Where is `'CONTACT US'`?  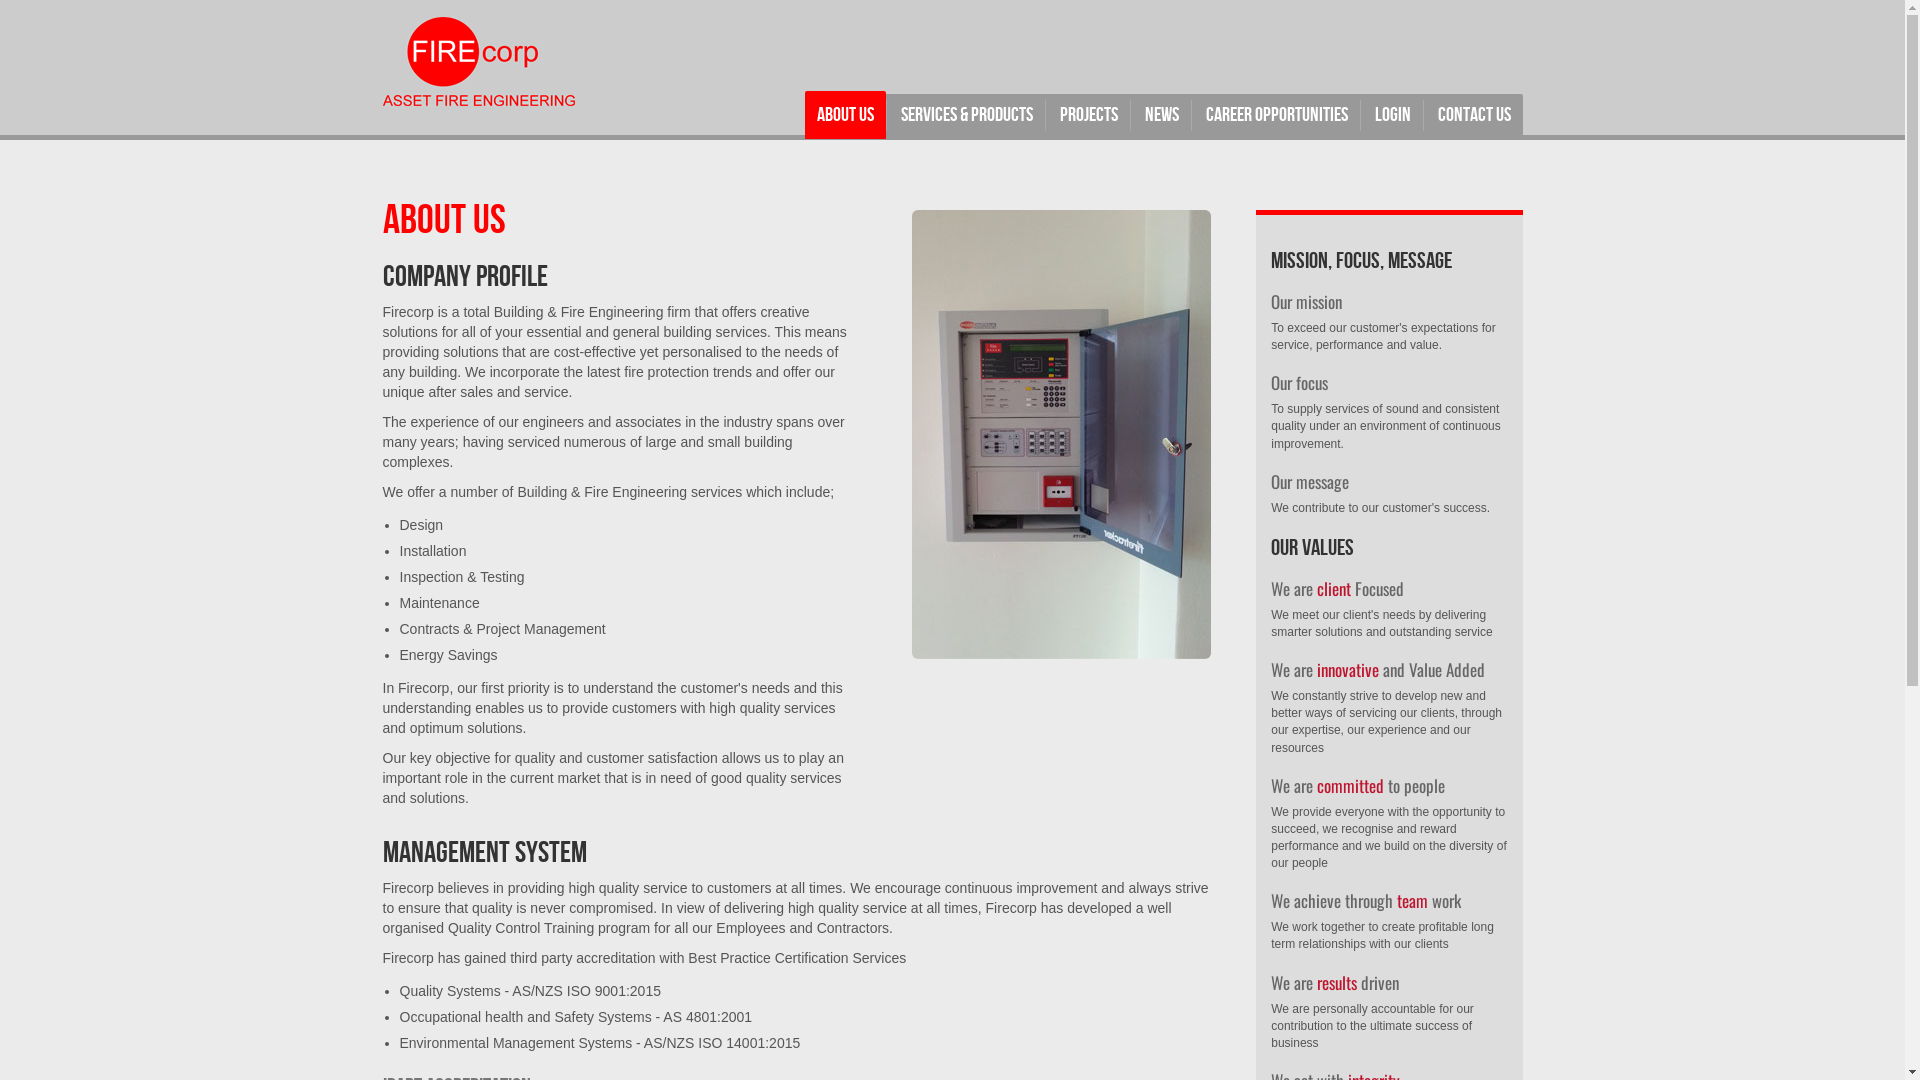 'CONTACT US' is located at coordinates (1424, 115).